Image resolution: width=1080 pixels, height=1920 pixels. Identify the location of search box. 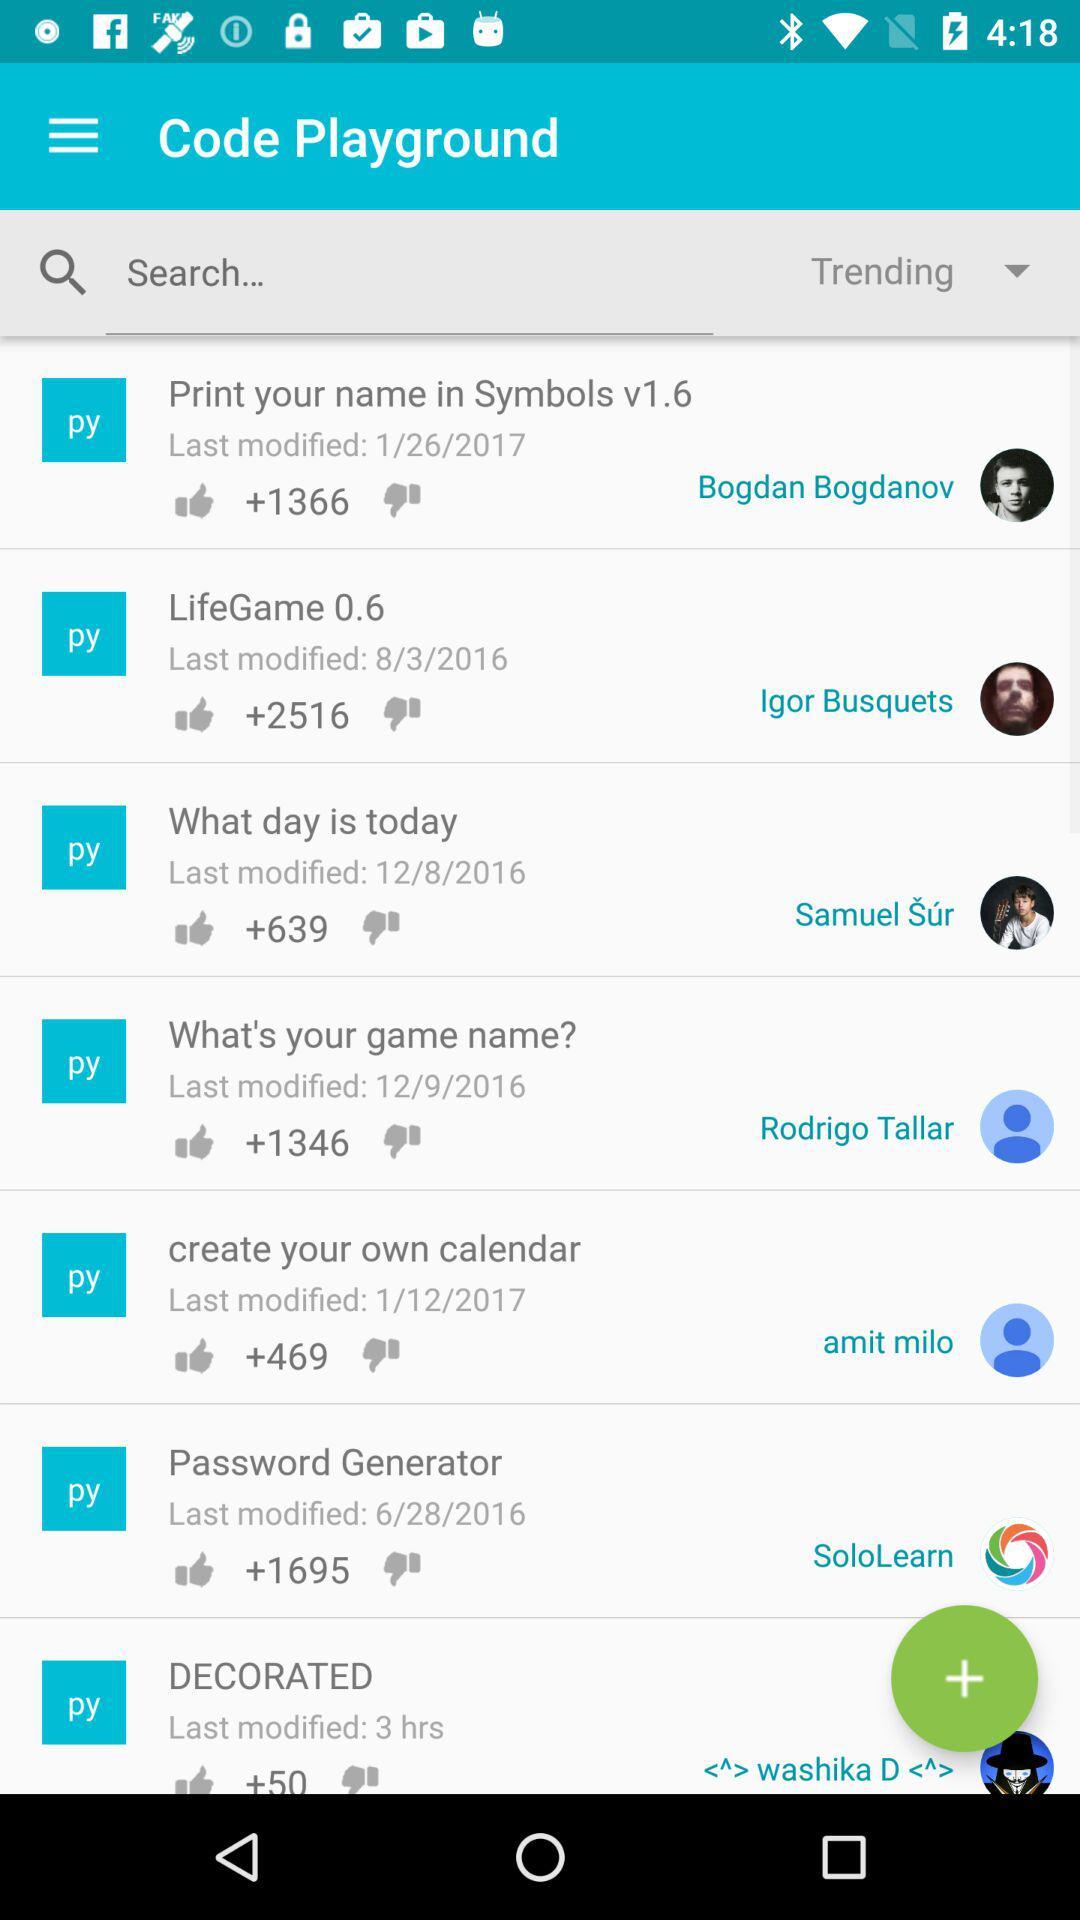
(408, 270).